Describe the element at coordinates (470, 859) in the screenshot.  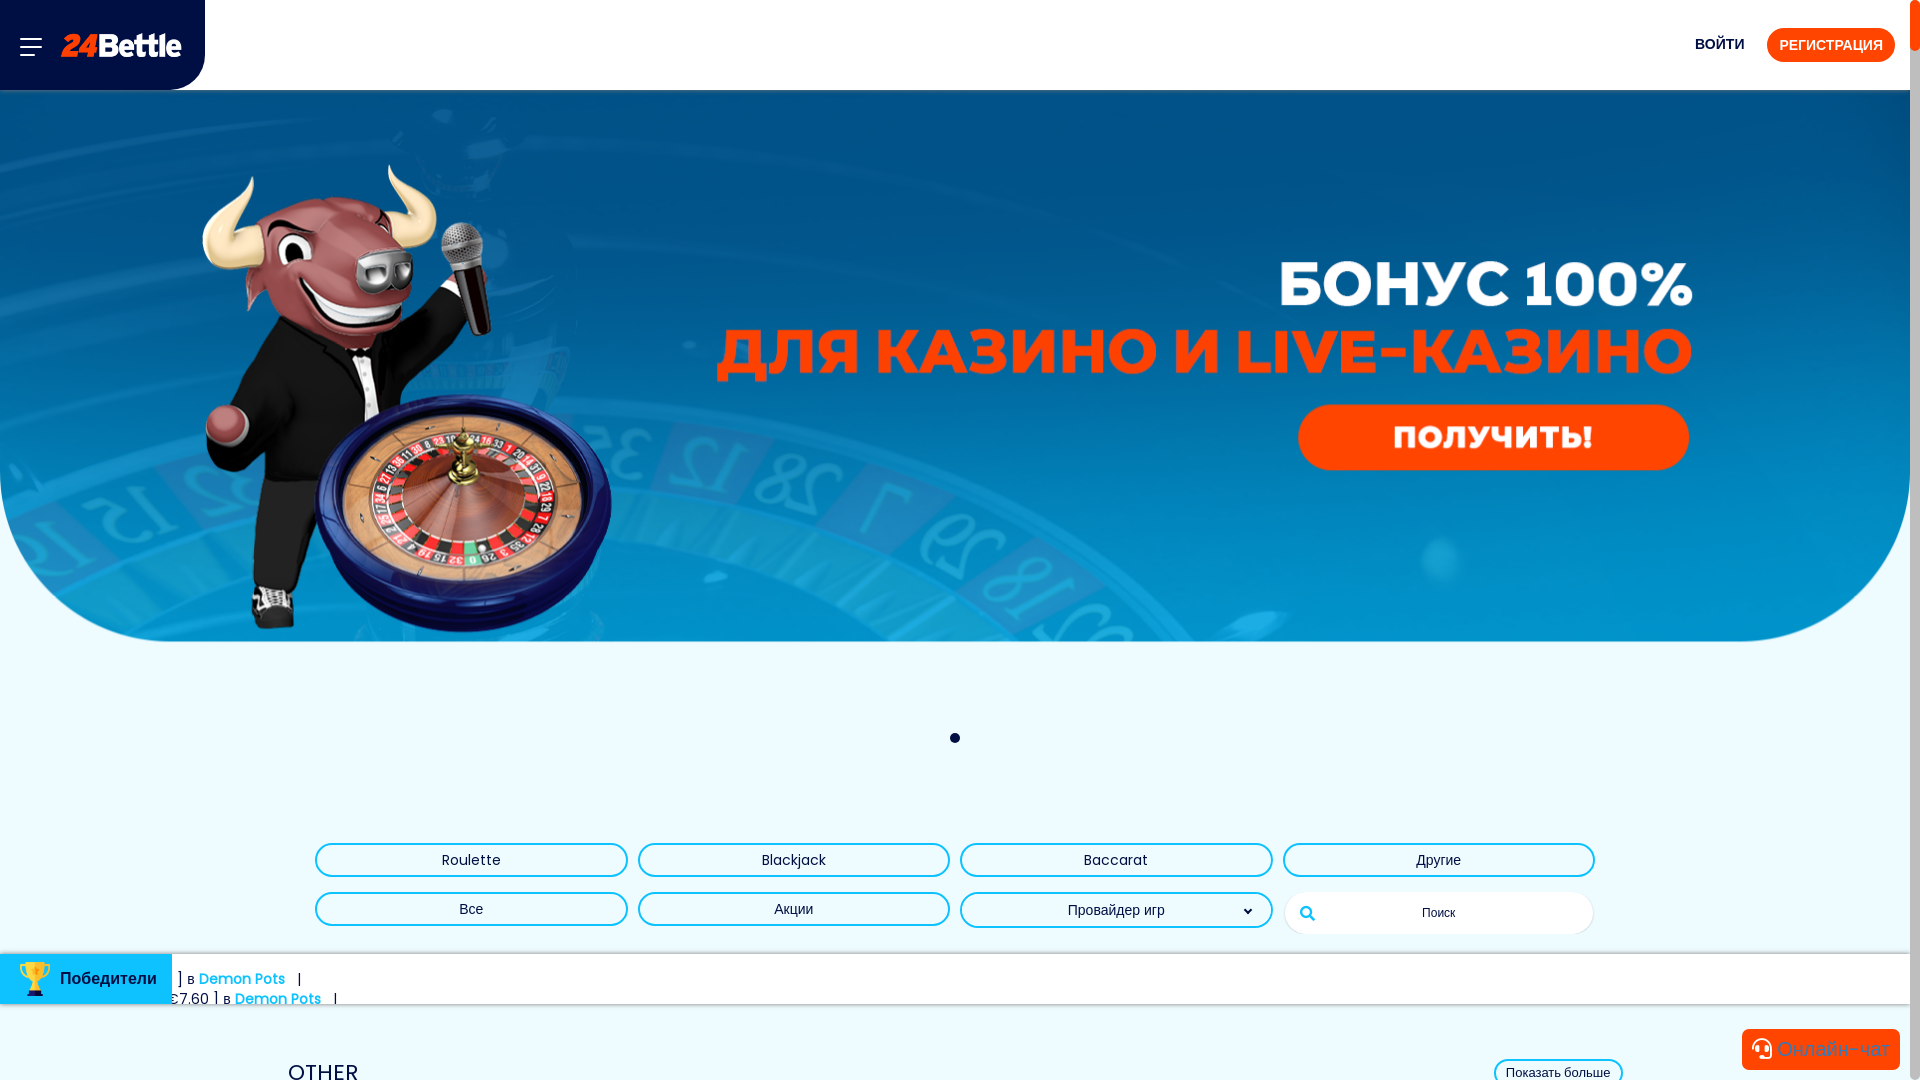
I see `'Roulette'` at that location.